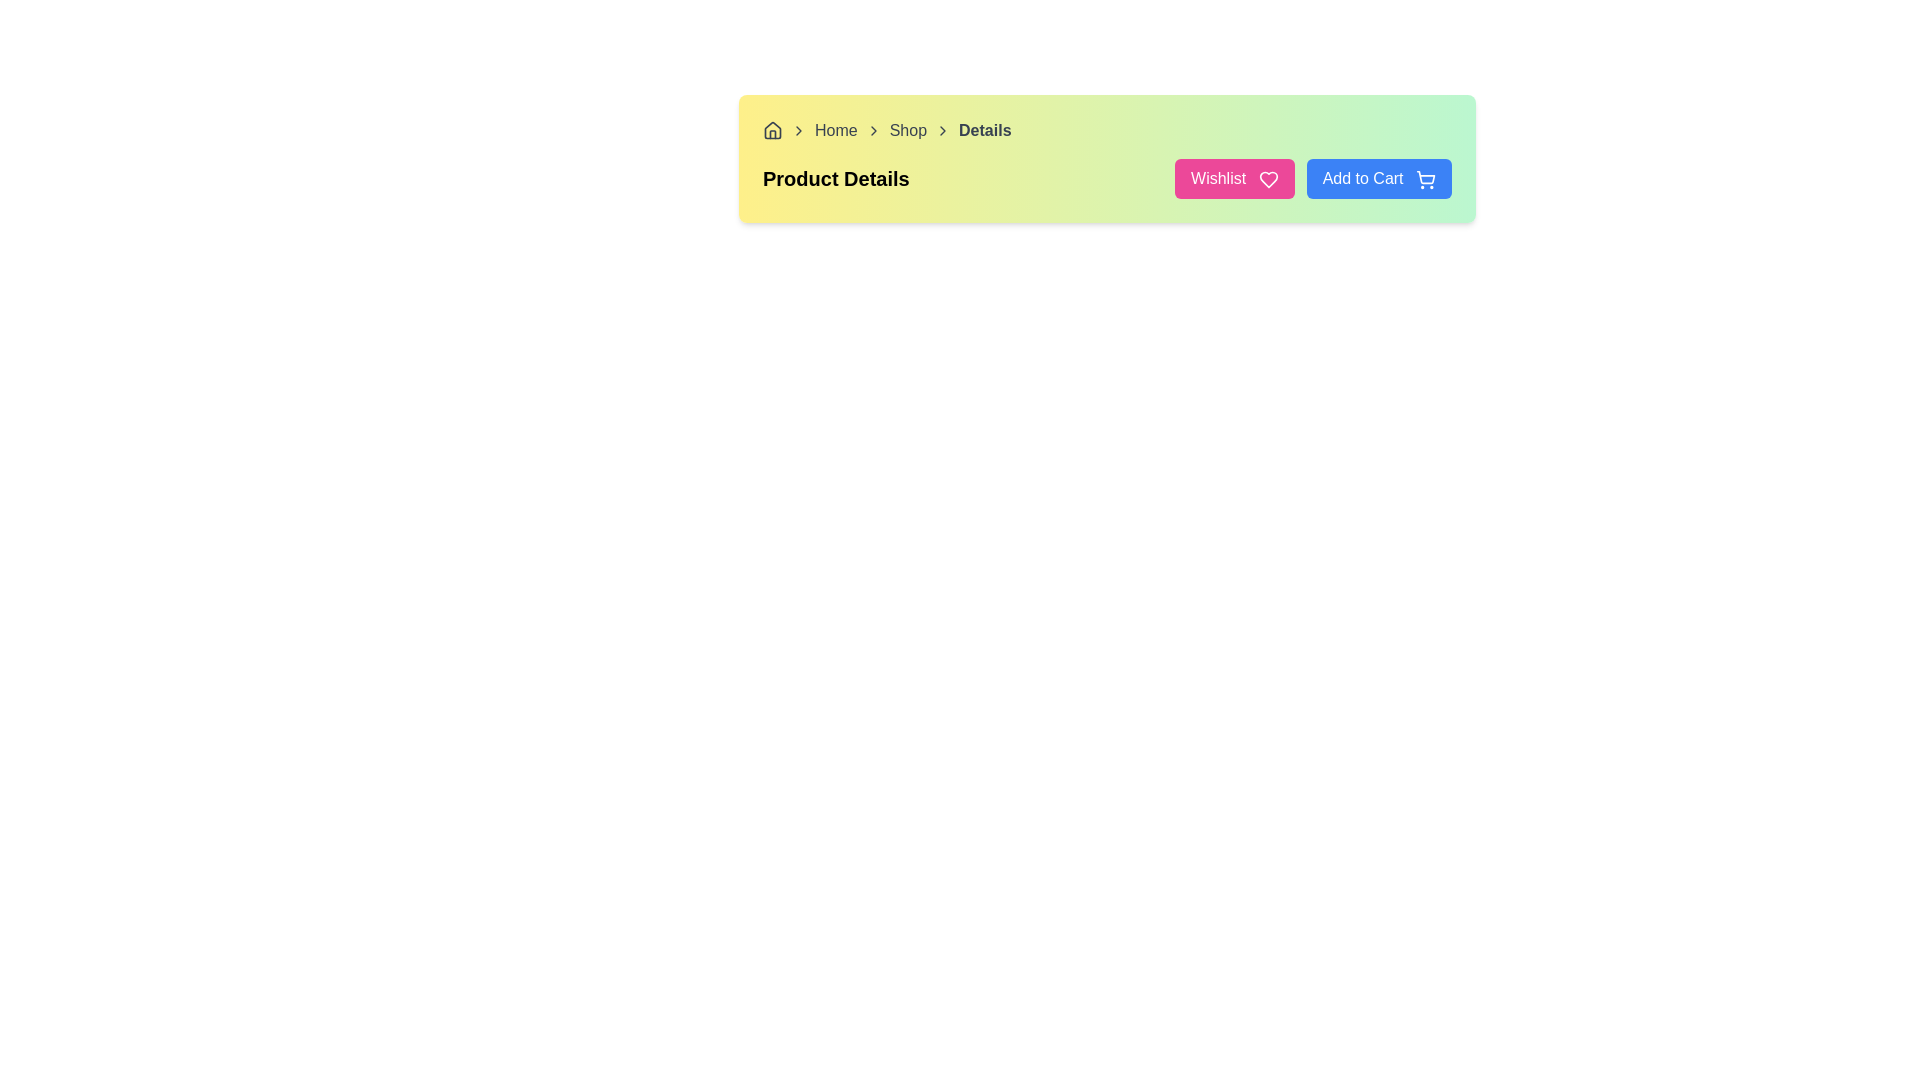 This screenshot has height=1080, width=1920. What do you see at coordinates (985, 131) in the screenshot?
I see `the 'Details' text label in the breadcrumb navigation bar, which indicates the current section the user is in` at bounding box center [985, 131].